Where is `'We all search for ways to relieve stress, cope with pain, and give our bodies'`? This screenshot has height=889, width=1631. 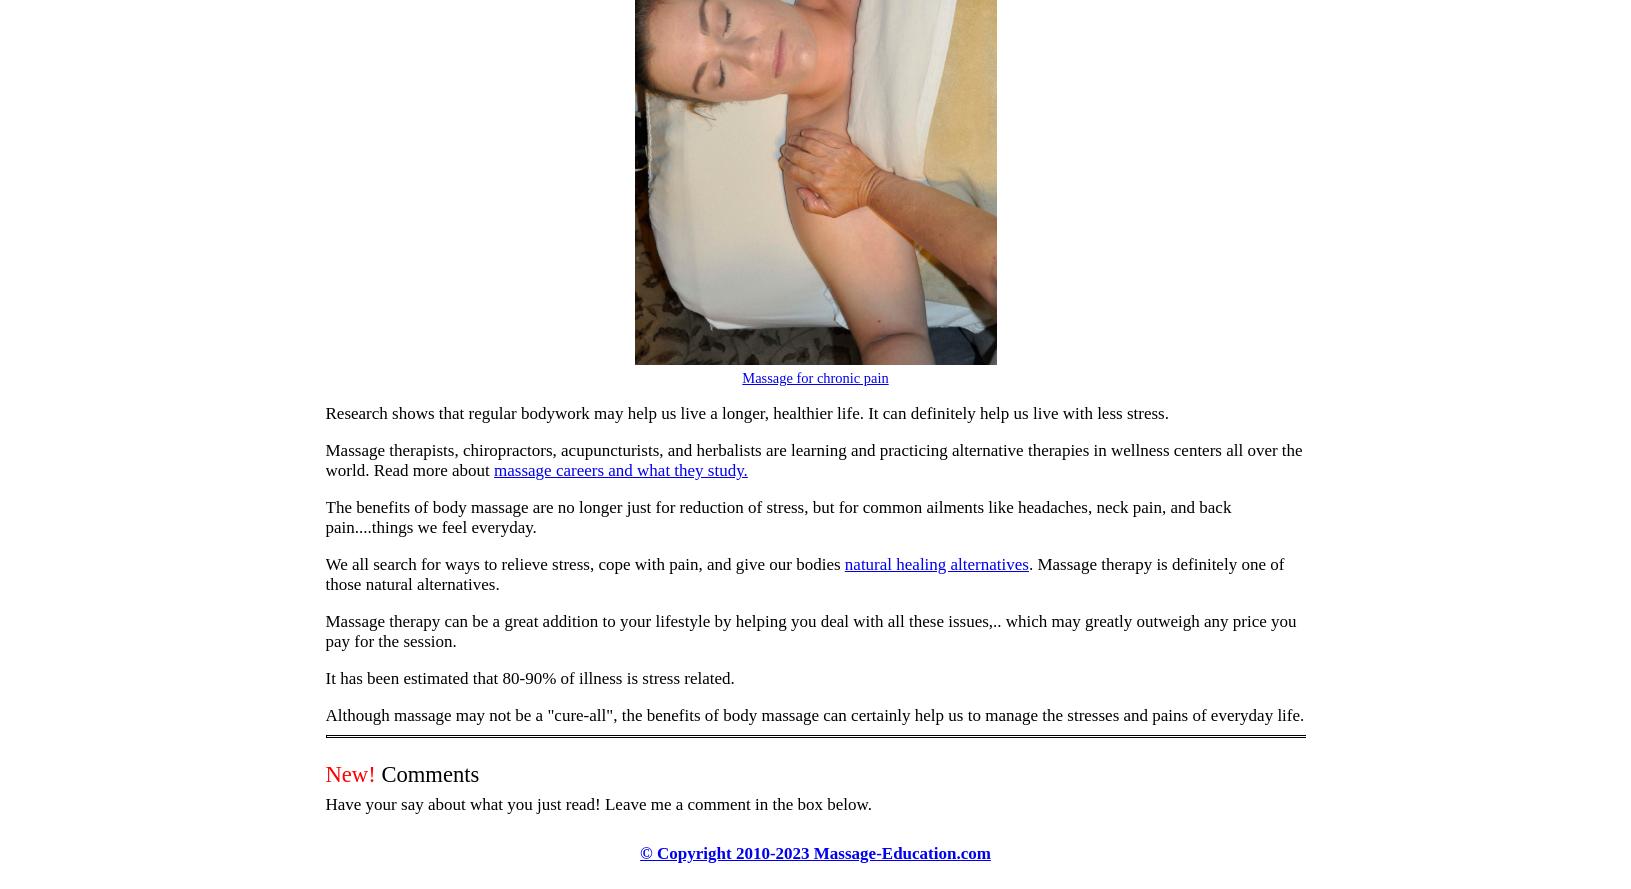
'We all search for ways to relieve stress, cope with pain, and give our bodies' is located at coordinates (584, 564).